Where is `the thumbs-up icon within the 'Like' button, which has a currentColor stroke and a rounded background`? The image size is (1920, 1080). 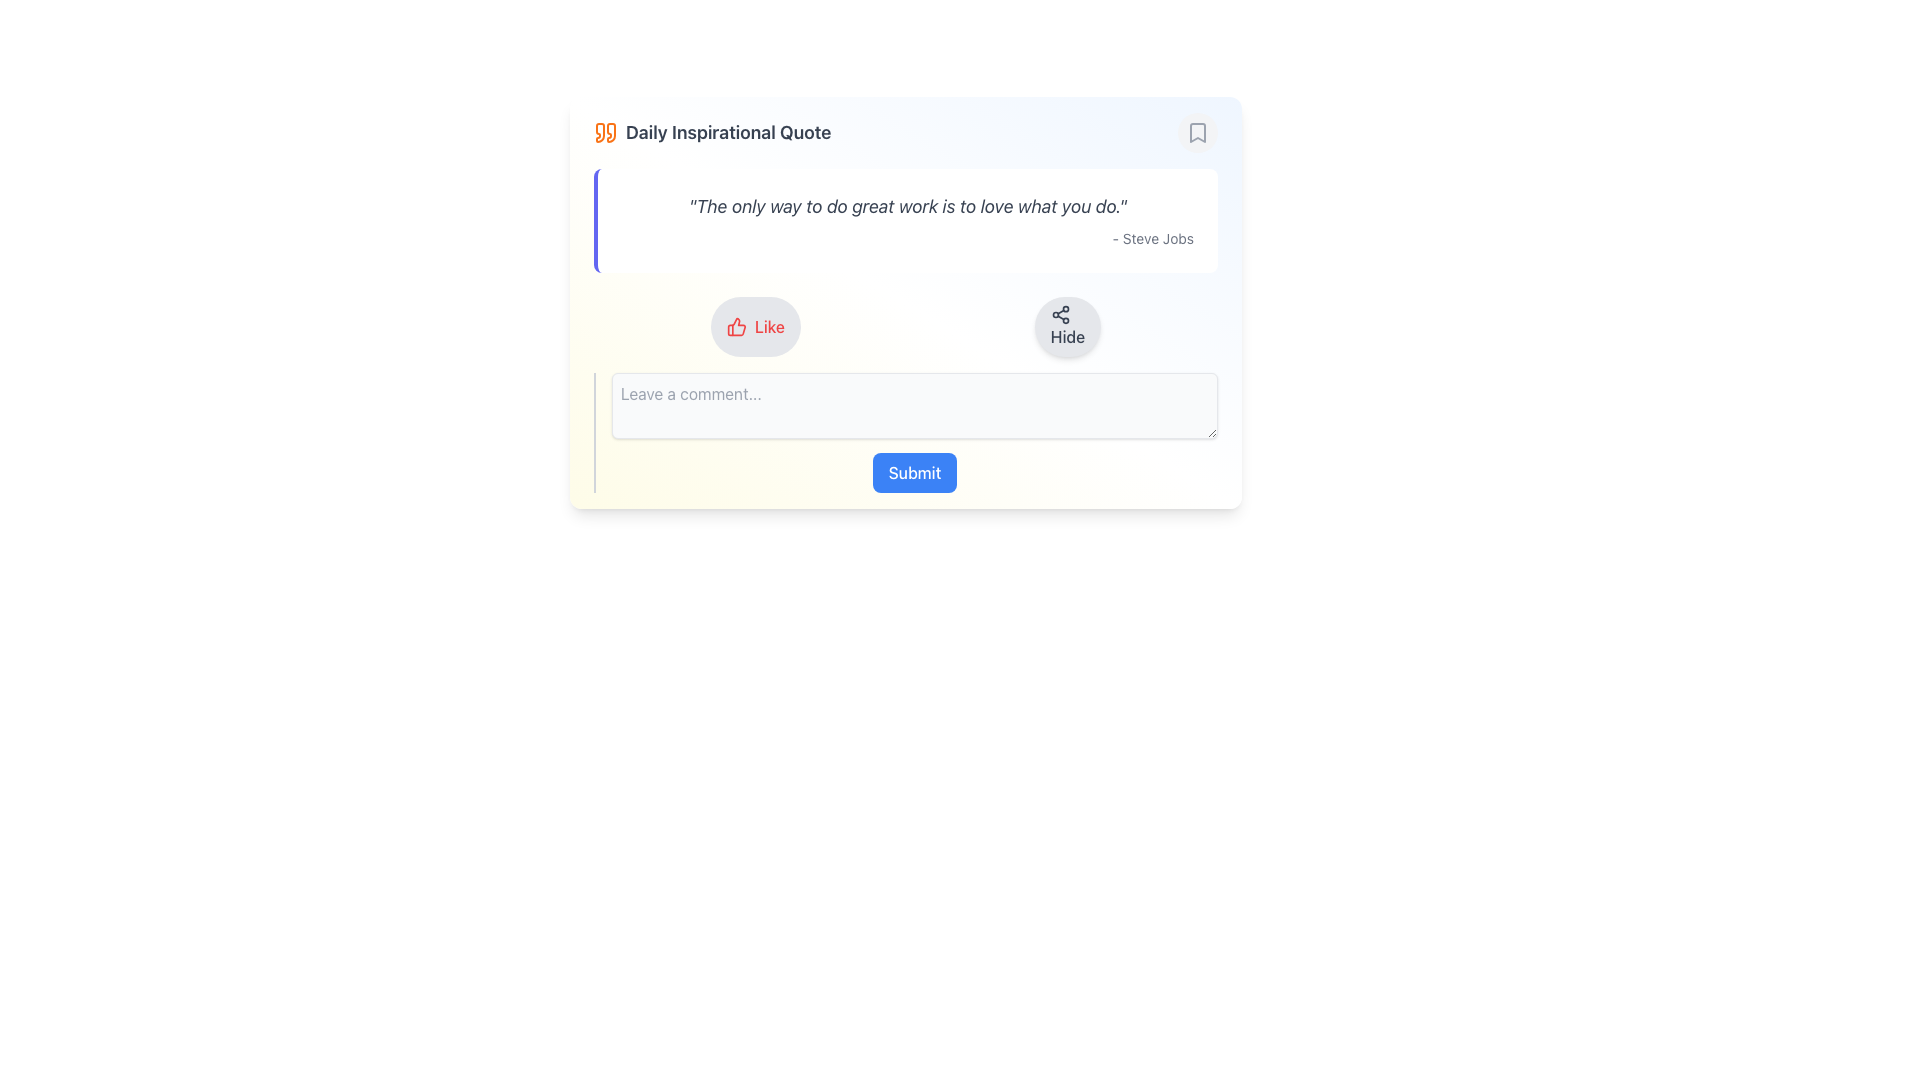
the thumbs-up icon within the 'Like' button, which has a currentColor stroke and a rounded background is located at coordinates (735, 326).